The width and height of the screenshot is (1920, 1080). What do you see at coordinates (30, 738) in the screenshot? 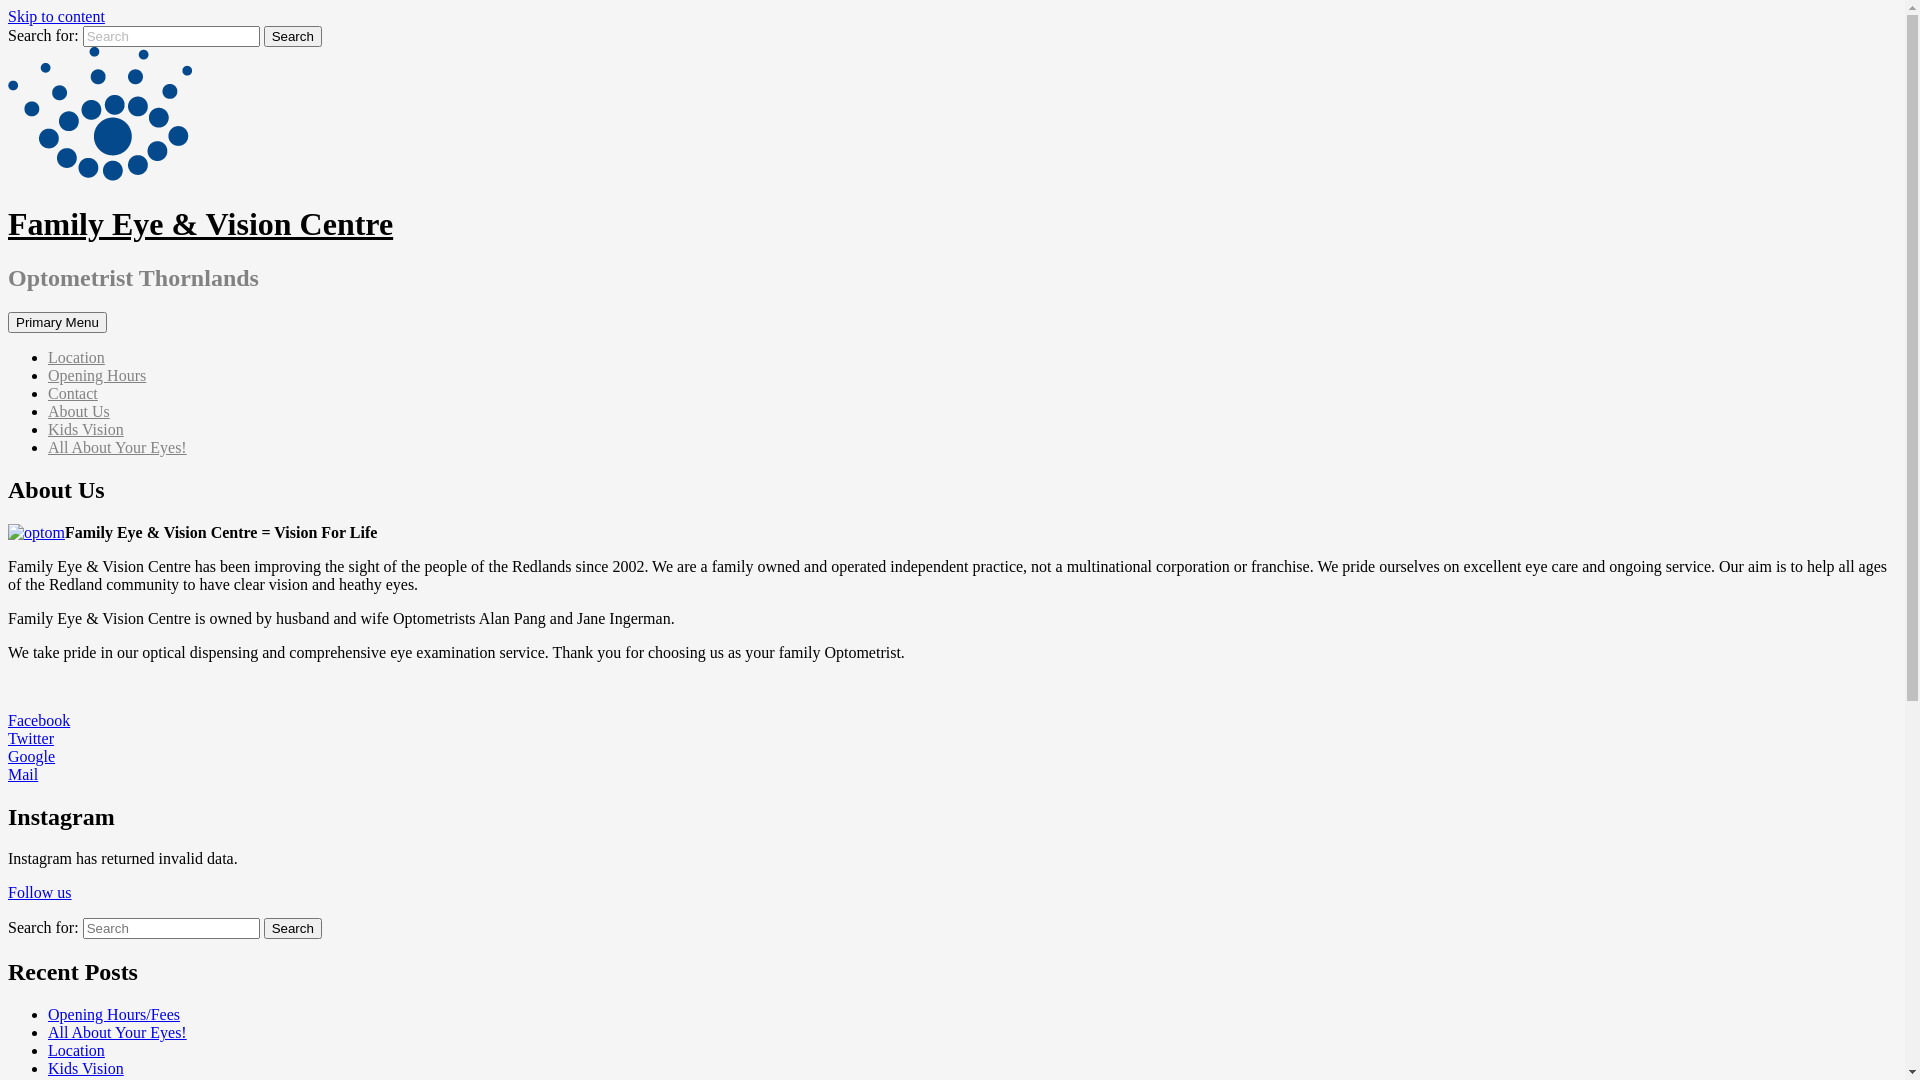
I see `'Twitter'` at bounding box center [30, 738].